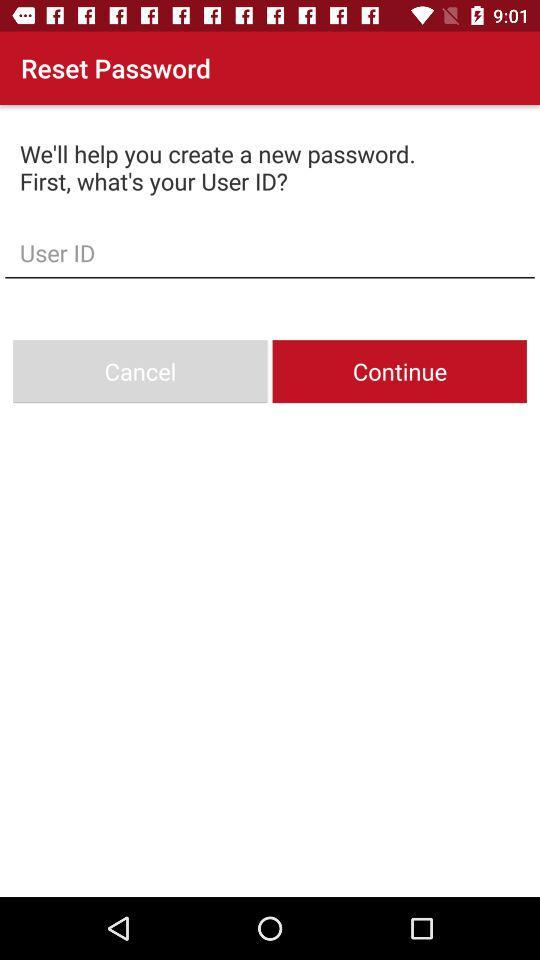  Describe the element at coordinates (139, 370) in the screenshot. I see `icon next to the continue item` at that location.